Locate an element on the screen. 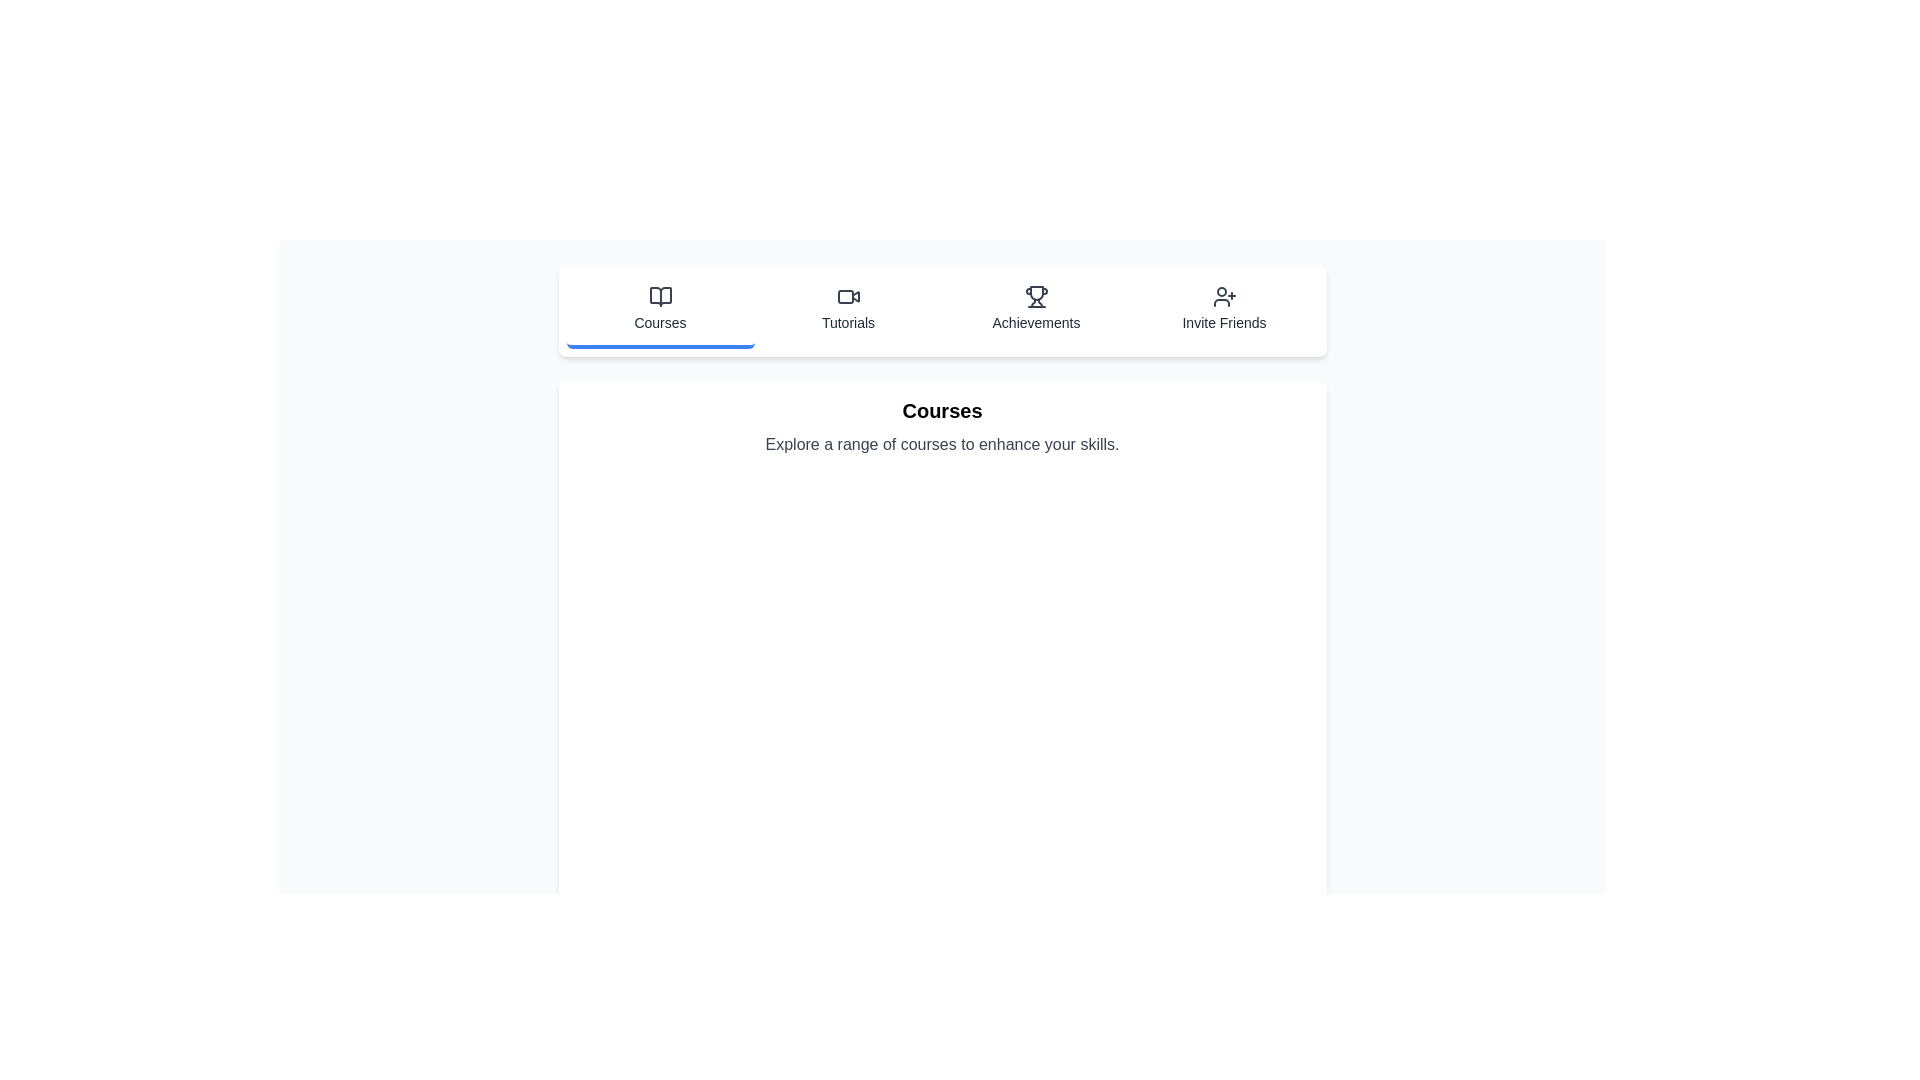 This screenshot has width=1920, height=1080. the Navigation Button located on the far-left side of the navigation bar is located at coordinates (660, 311).